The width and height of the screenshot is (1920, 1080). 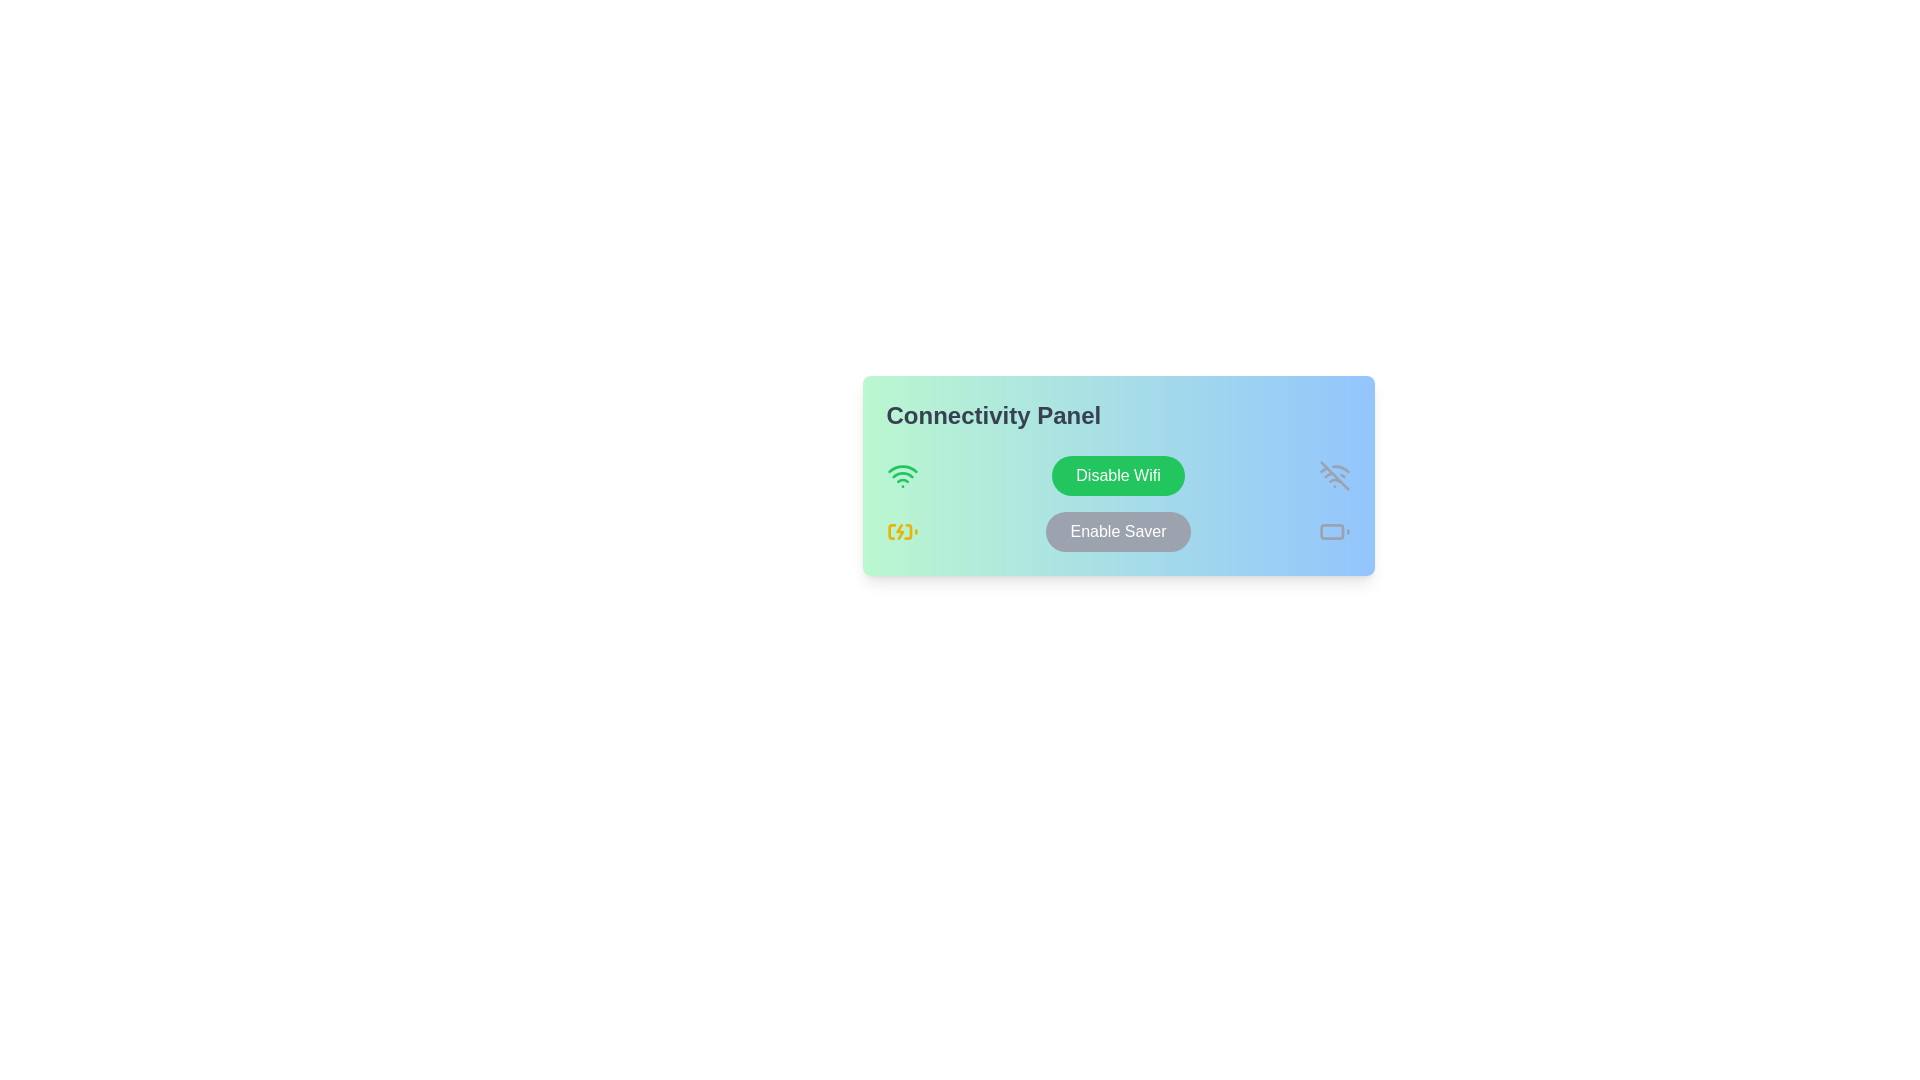 I want to click on the gray diagonal line crossing through the Wi-Fi symbol, which indicates a disabled Wi-Fi state, located in the Connectivity Panel at the coordinates provided, so click(x=1334, y=475).